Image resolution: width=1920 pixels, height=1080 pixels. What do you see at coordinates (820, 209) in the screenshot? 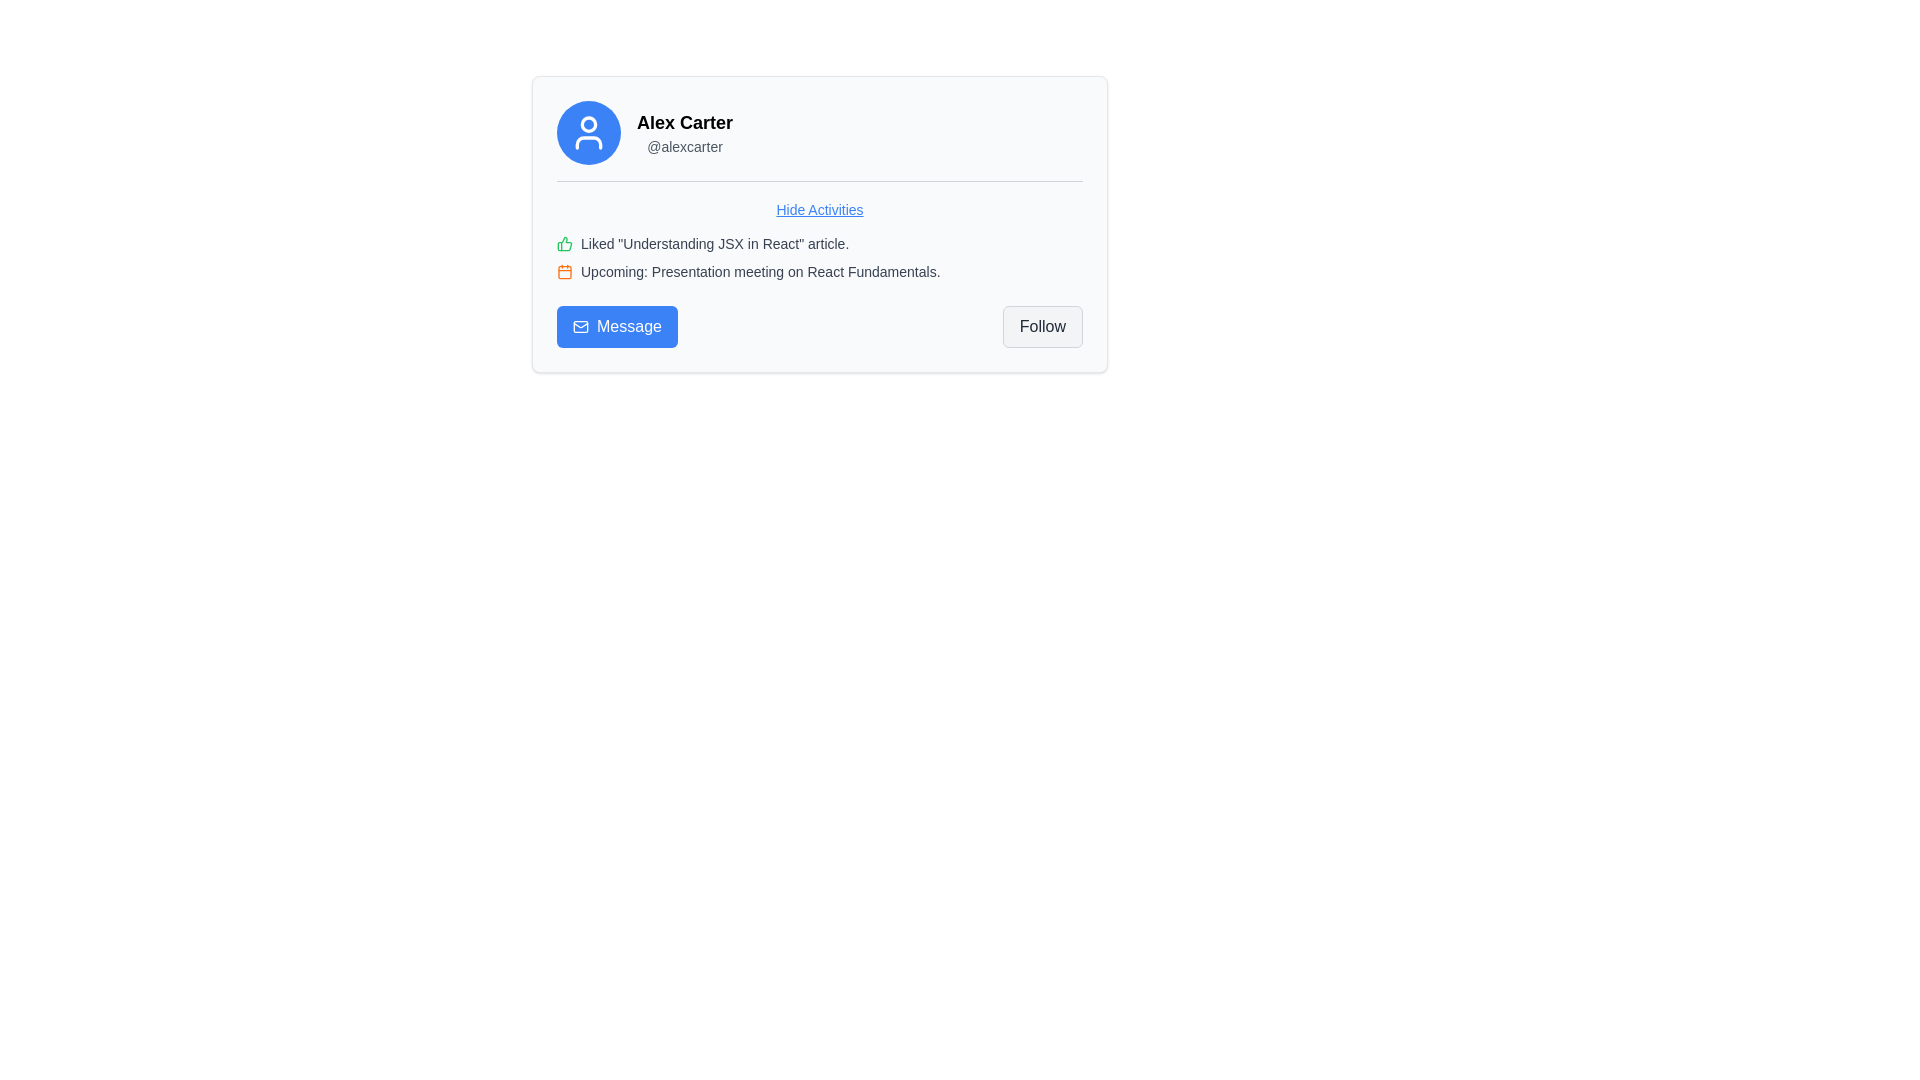
I see `the interactive text link labeled 'Hide Activities', which is styled with a smaller font size, blue coloring, and an underline, located above the user's activity details` at bounding box center [820, 209].